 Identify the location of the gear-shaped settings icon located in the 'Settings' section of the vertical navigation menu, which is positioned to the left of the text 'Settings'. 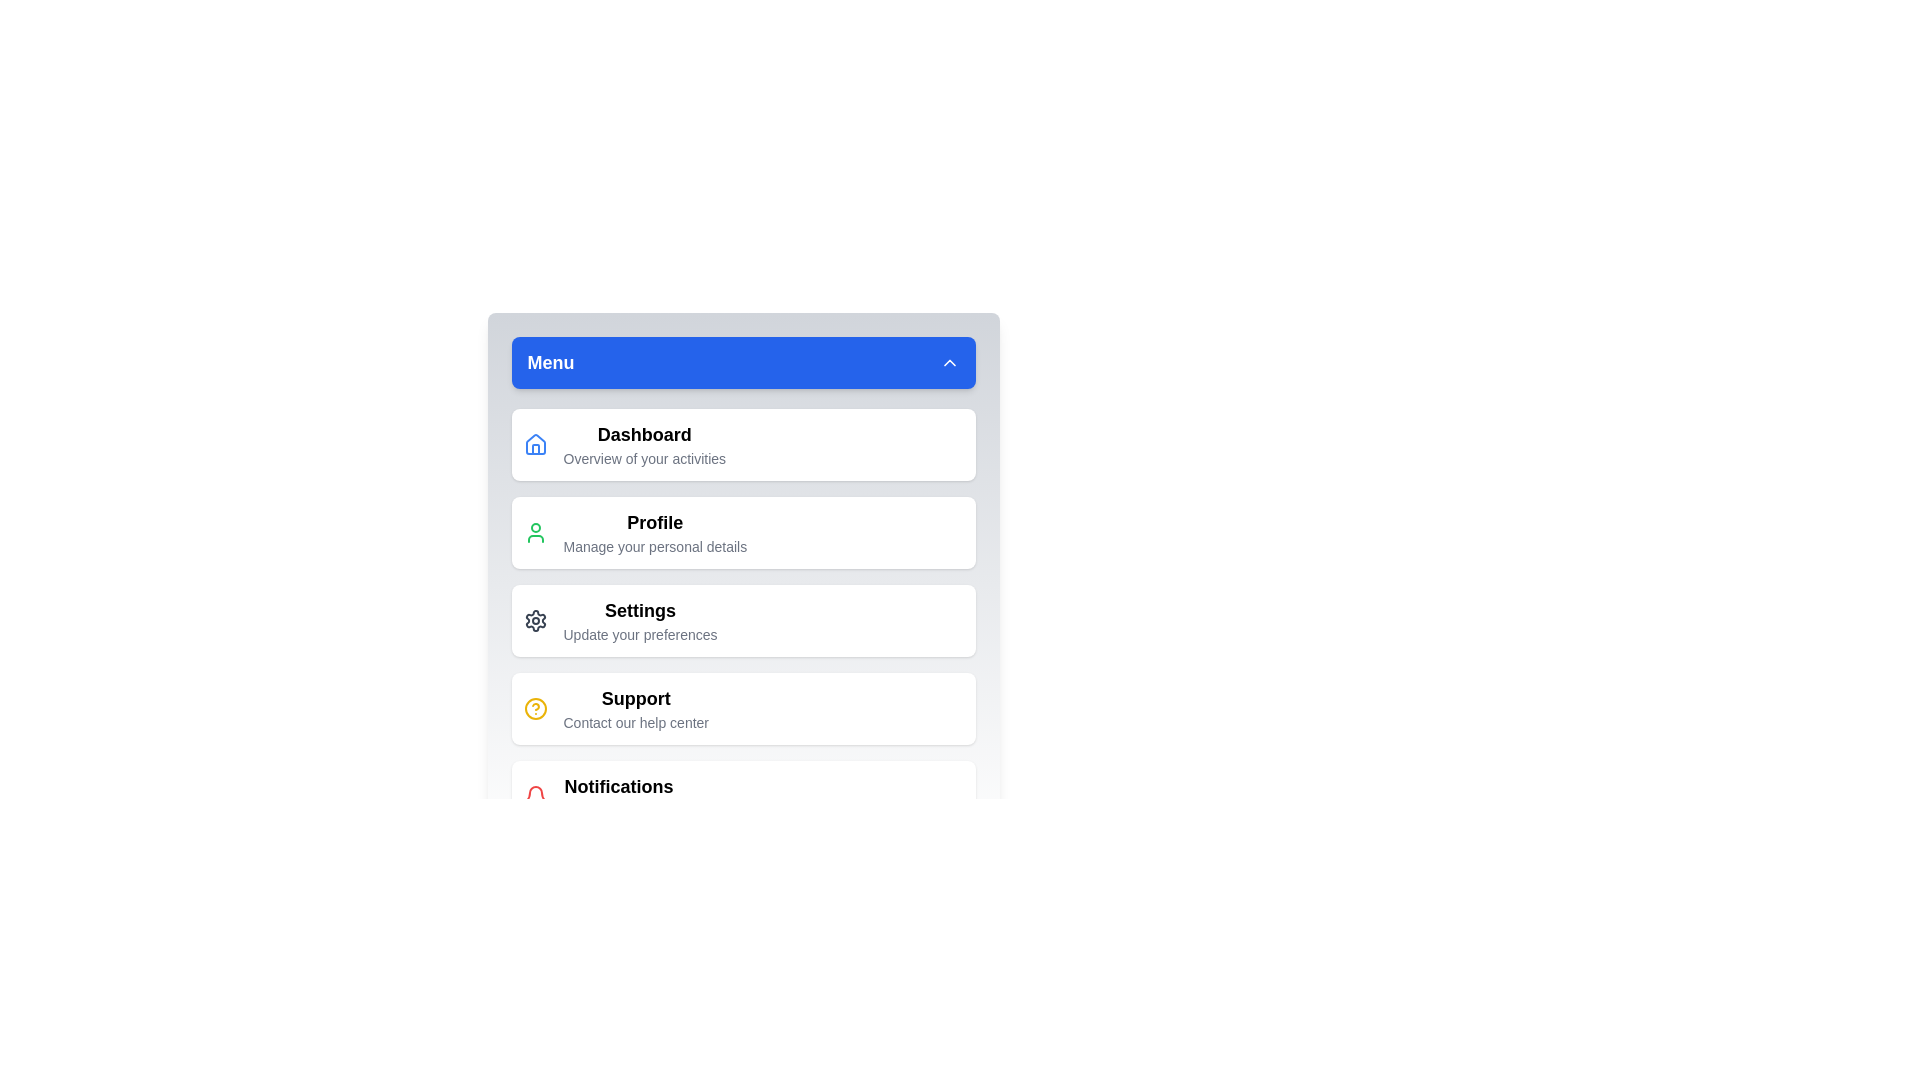
(535, 620).